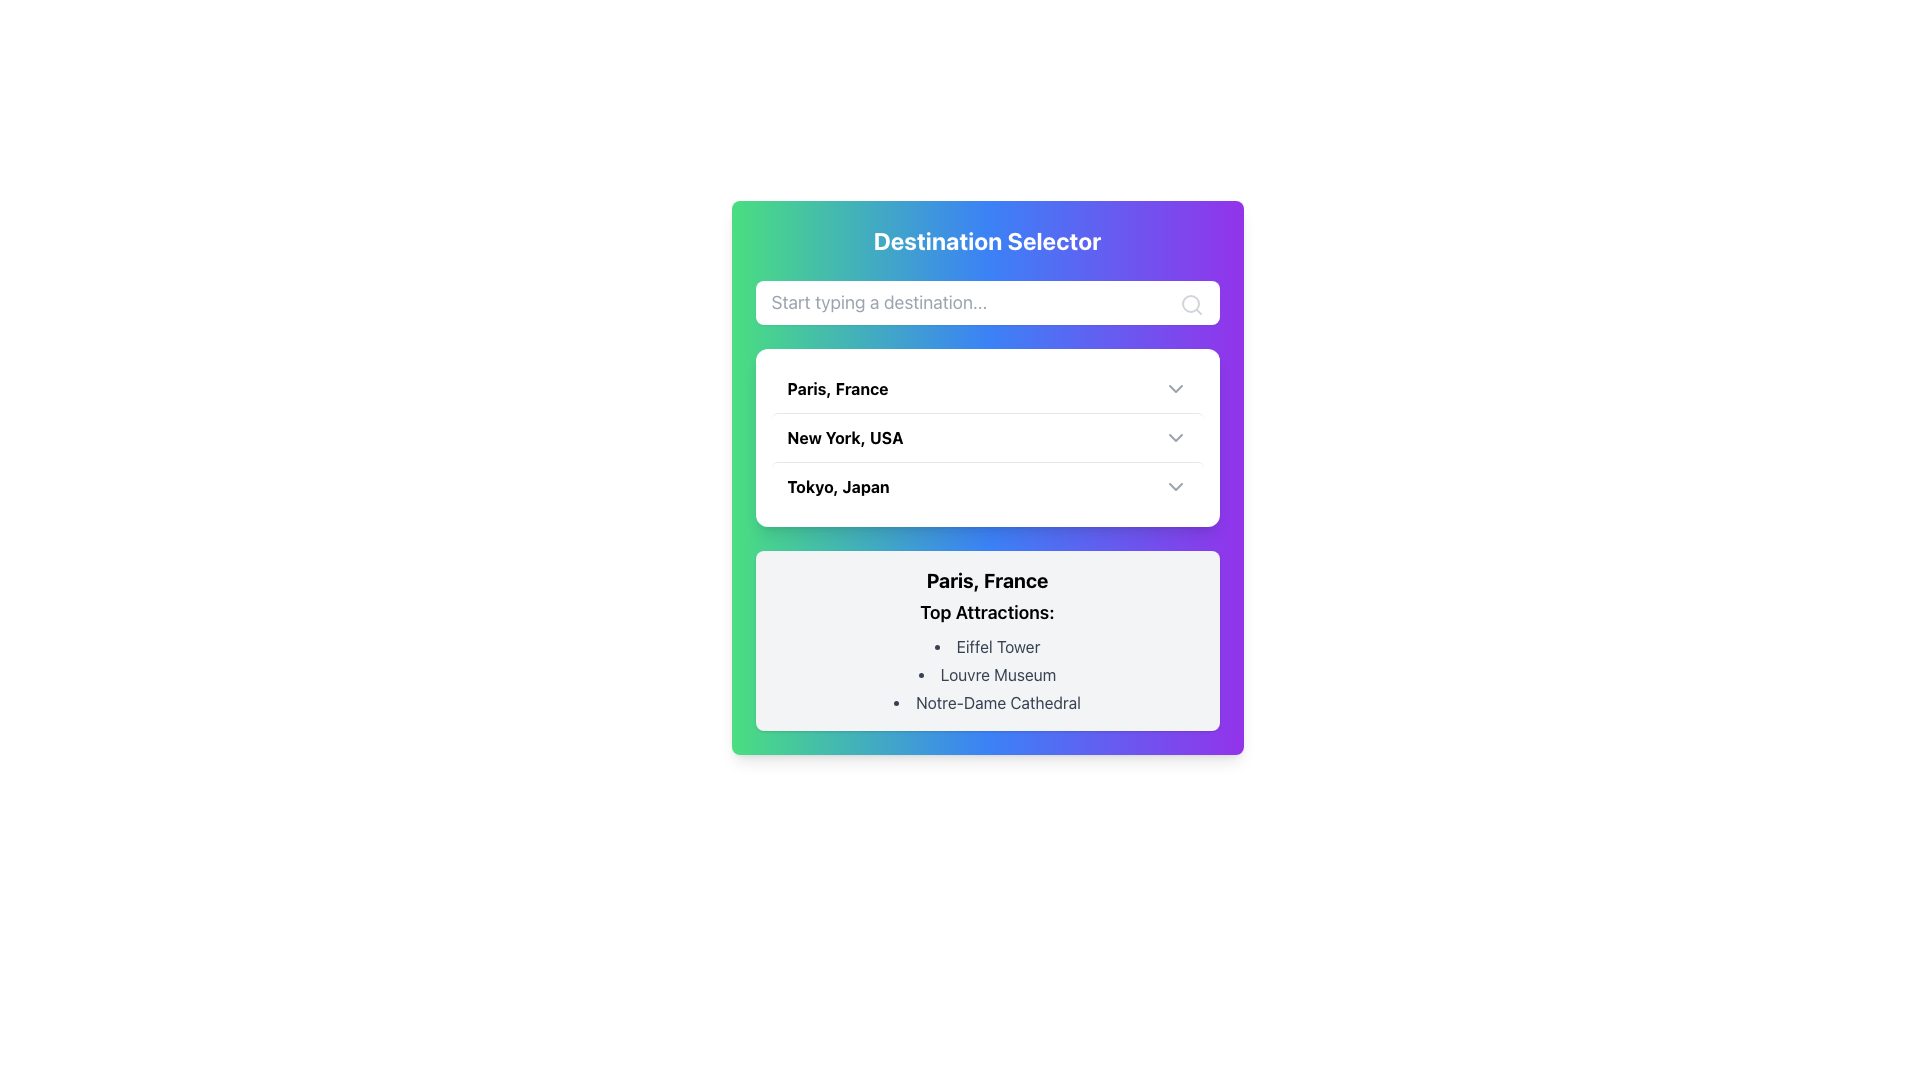 The width and height of the screenshot is (1920, 1080). Describe the element at coordinates (1190, 304) in the screenshot. I see `the SVG Circle element that is part of the search icon, located at the top-right corner of the purple gradient search interface` at that location.